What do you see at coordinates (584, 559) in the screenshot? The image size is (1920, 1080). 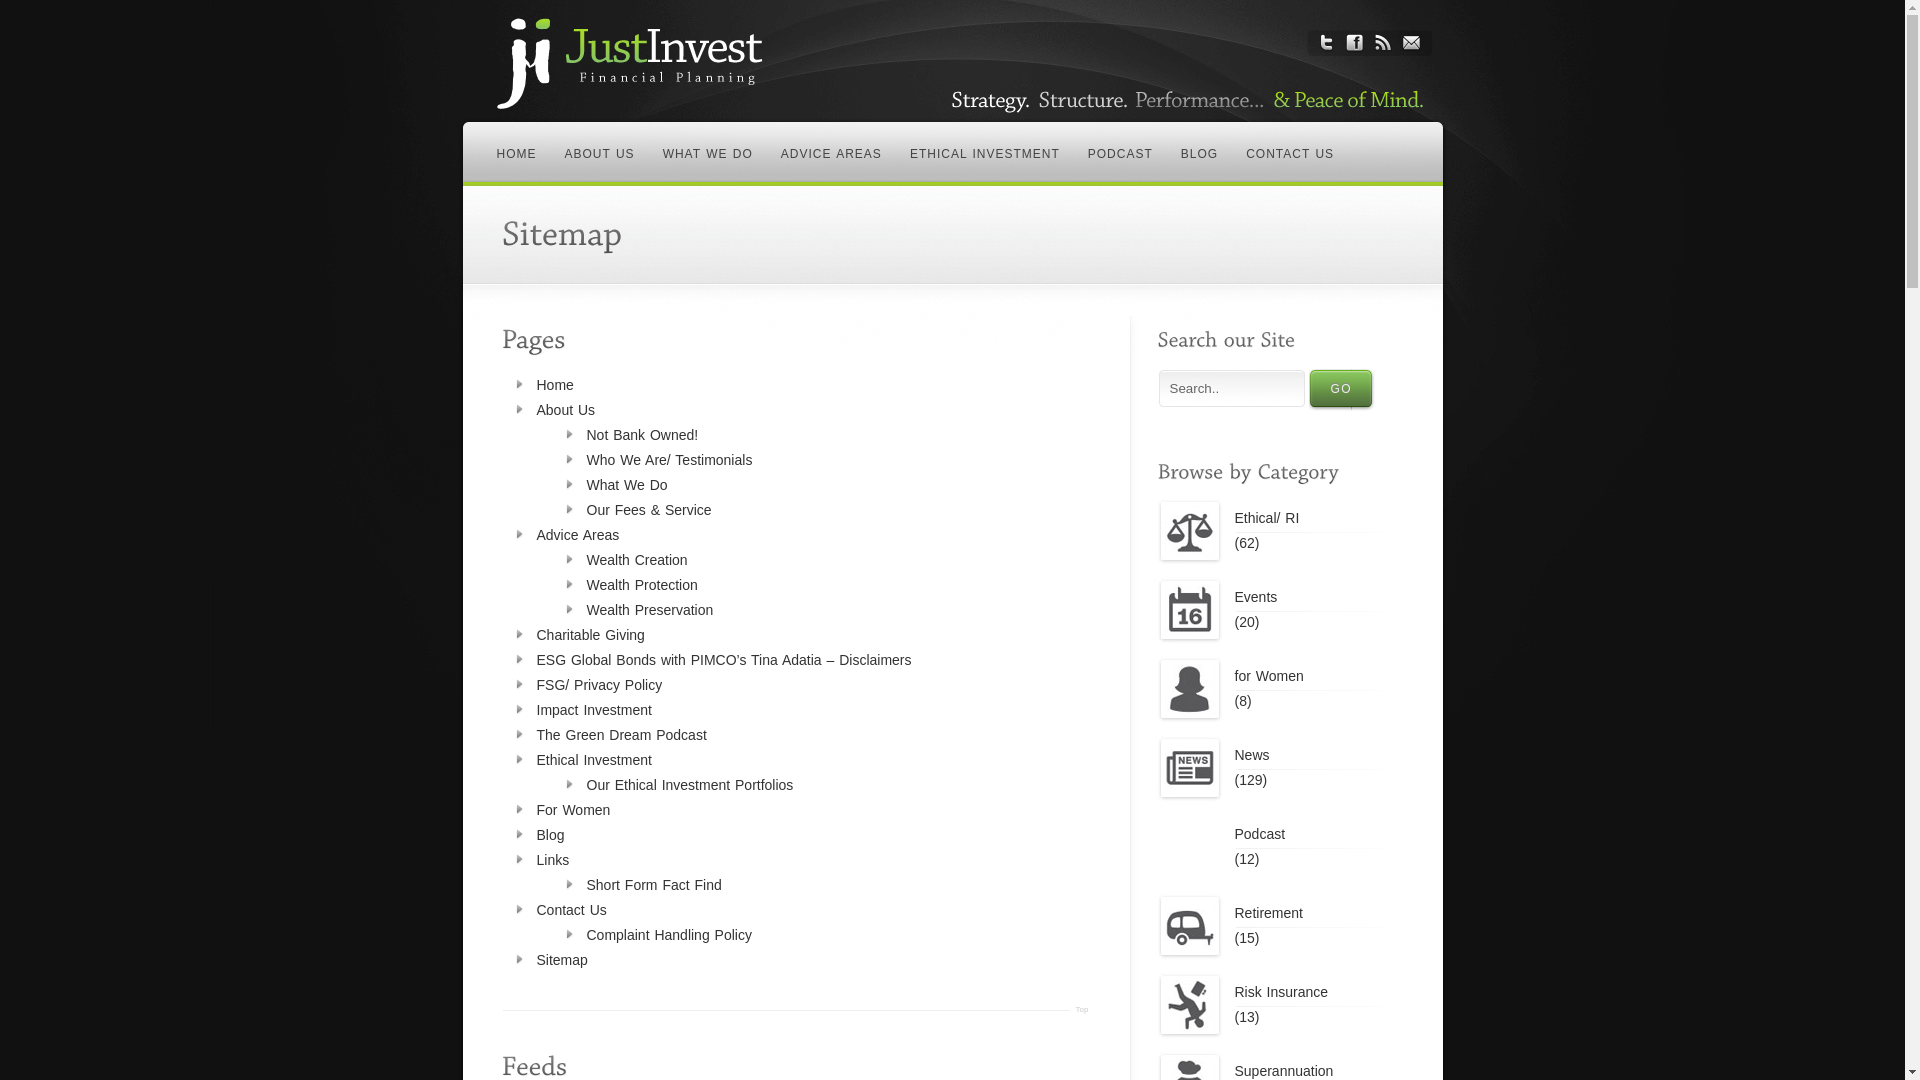 I see `'Wealth Creation'` at bounding box center [584, 559].